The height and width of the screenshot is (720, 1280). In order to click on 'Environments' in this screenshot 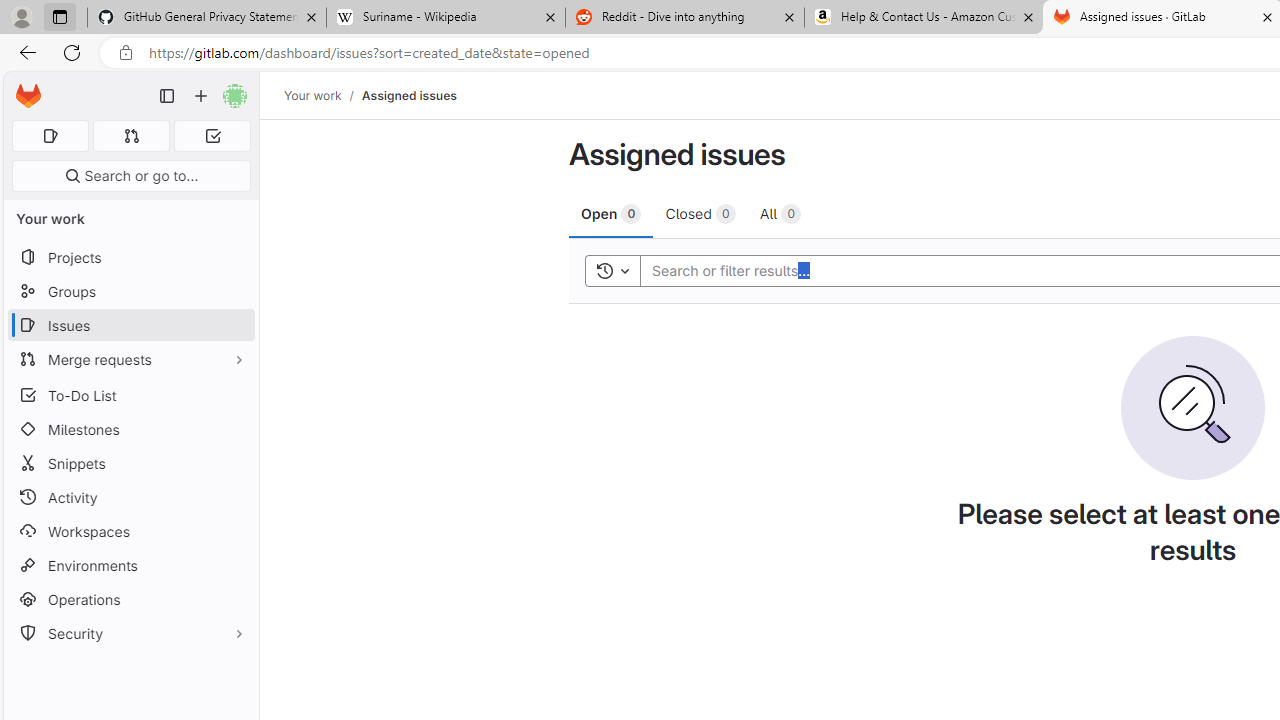, I will do `click(130, 565)`.